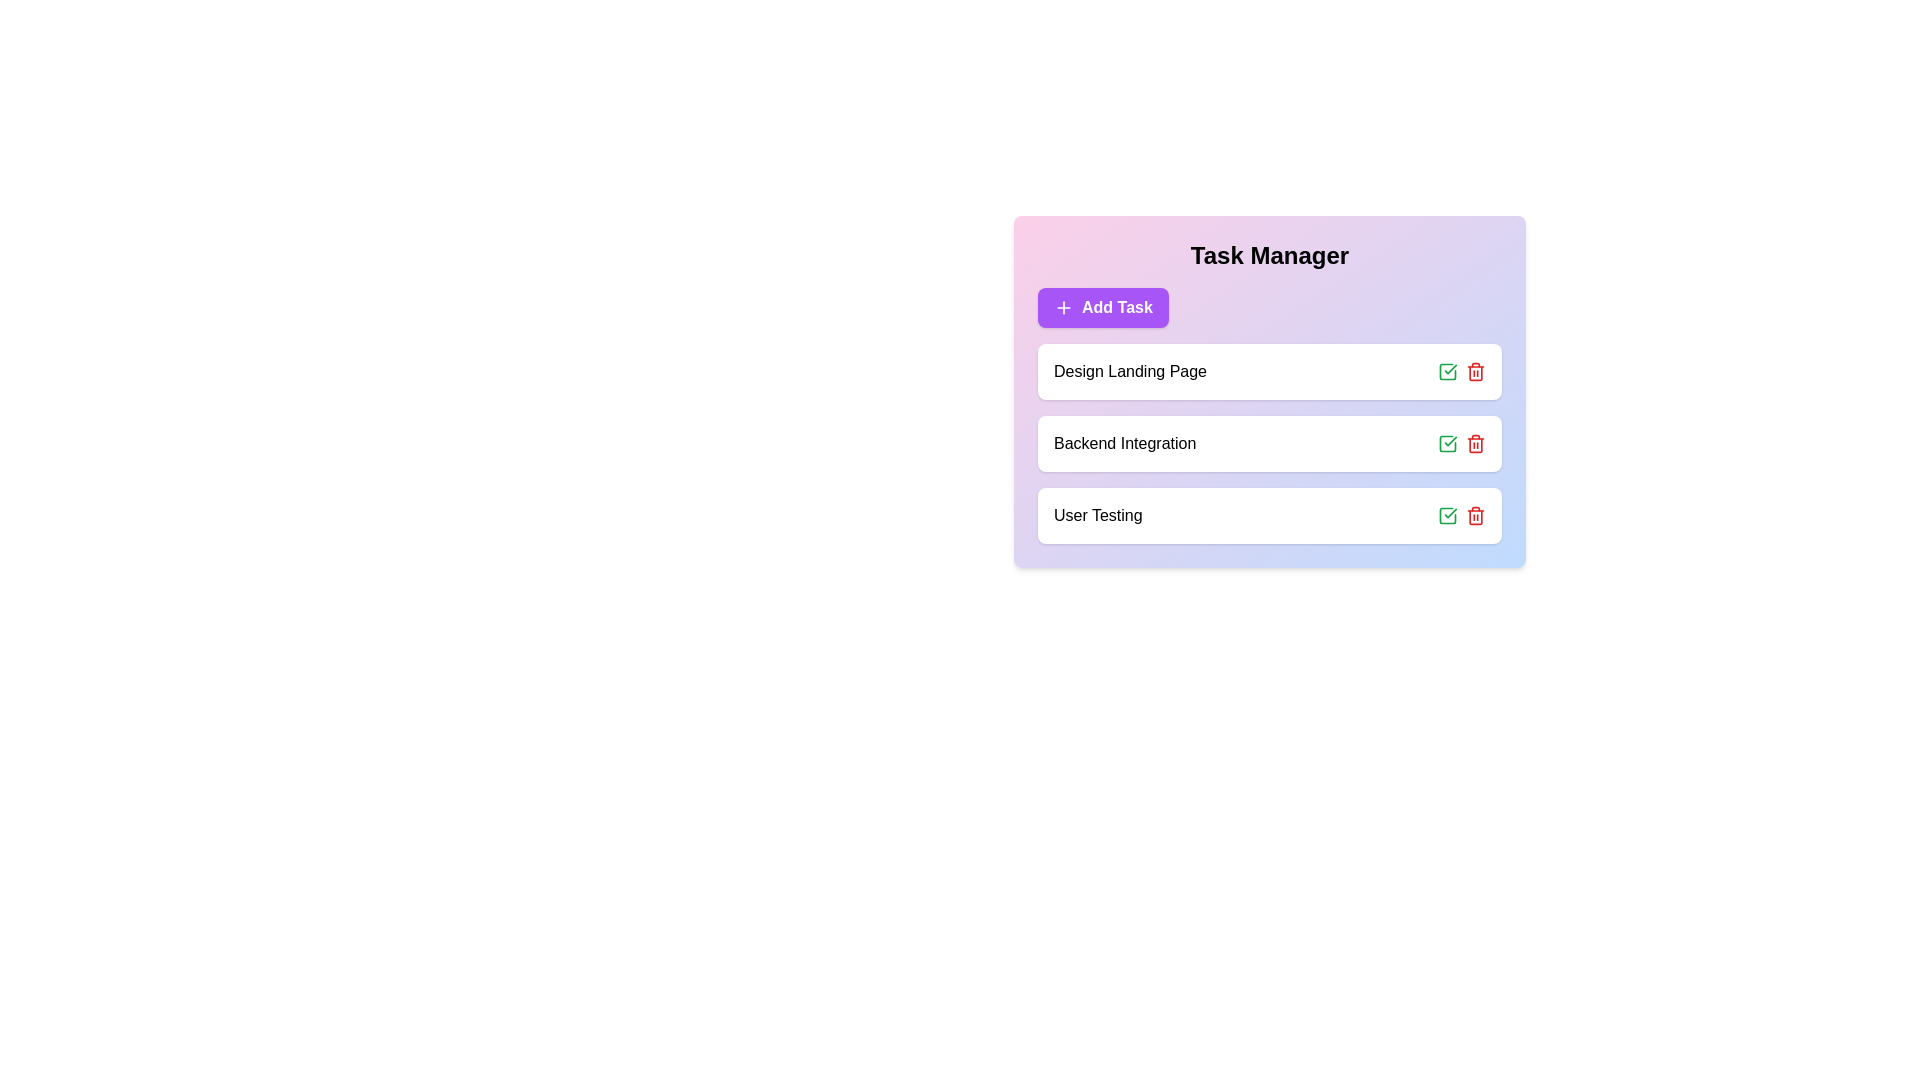  Describe the element at coordinates (1476, 515) in the screenshot. I see `trash icon for the task 'User Testing' to remove it` at that location.